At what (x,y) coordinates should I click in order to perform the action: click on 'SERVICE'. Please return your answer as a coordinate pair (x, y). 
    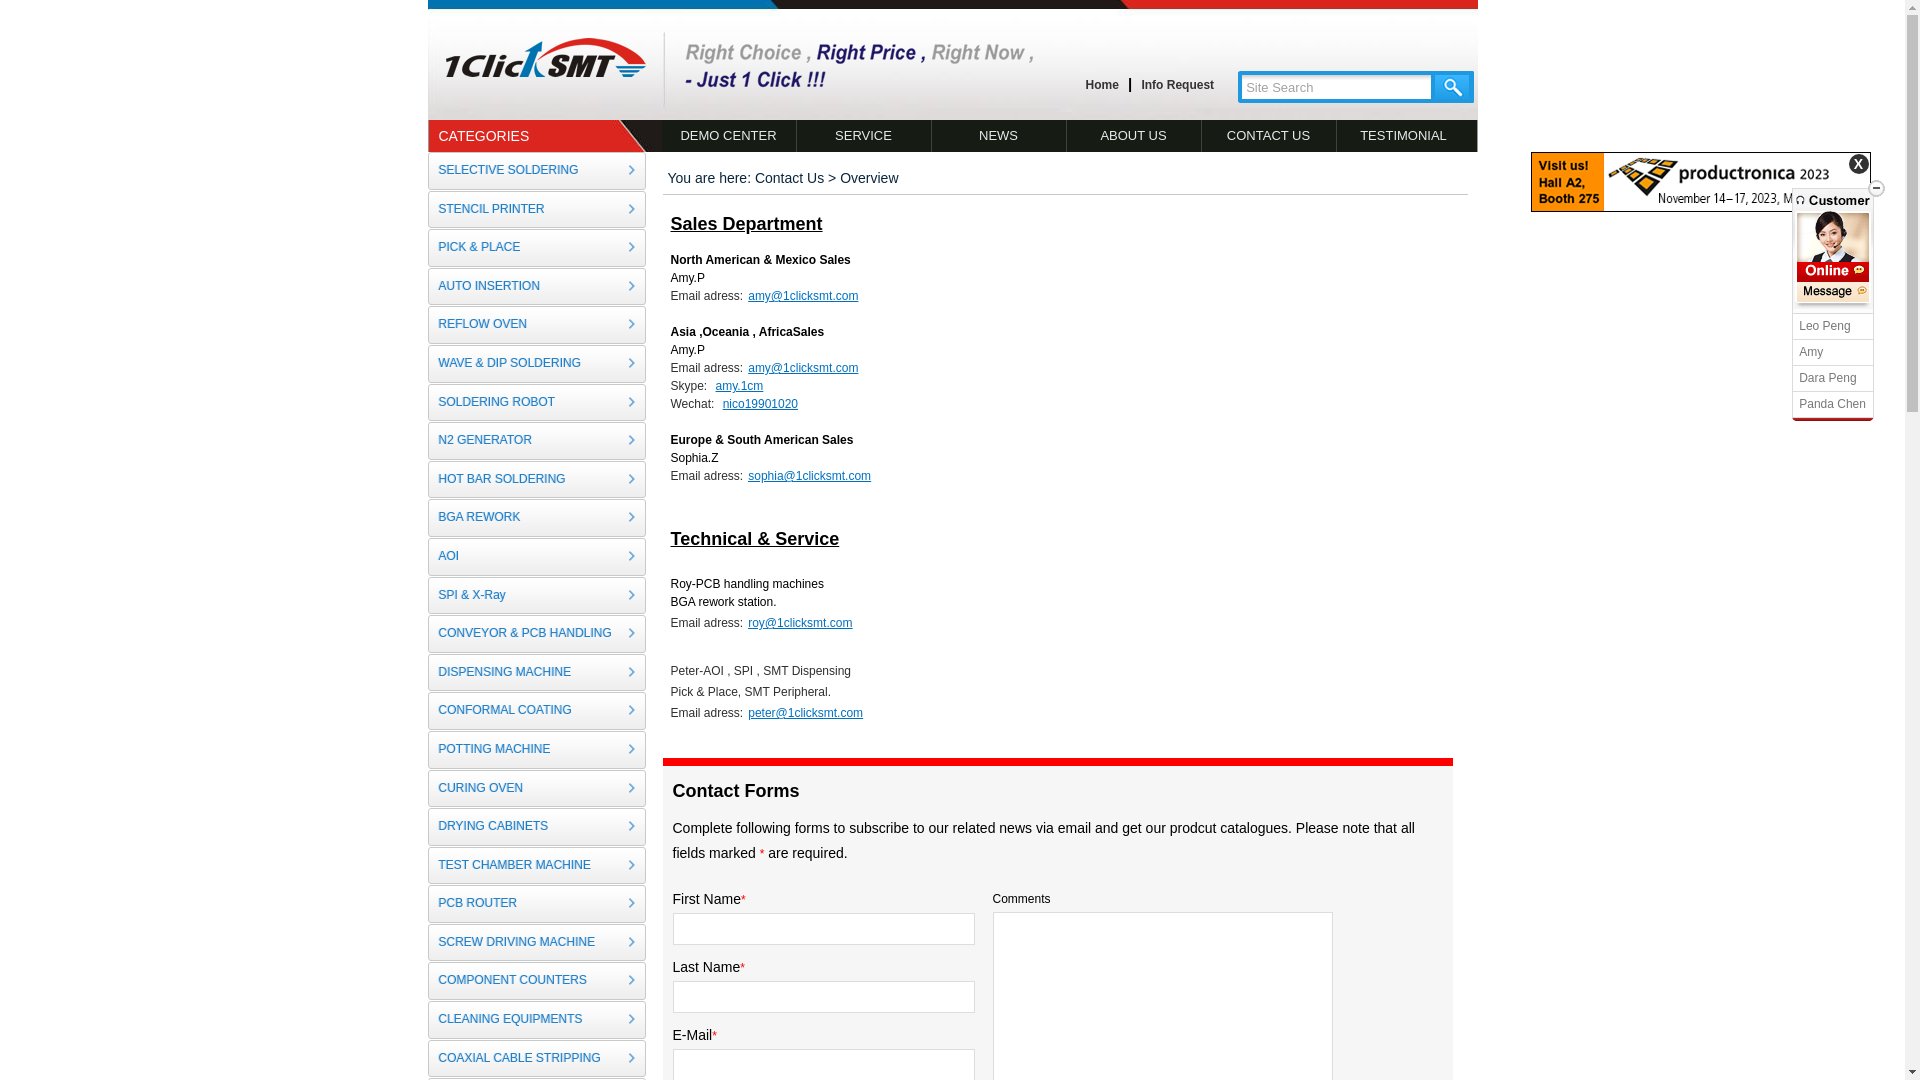
    Looking at the image, I should click on (863, 135).